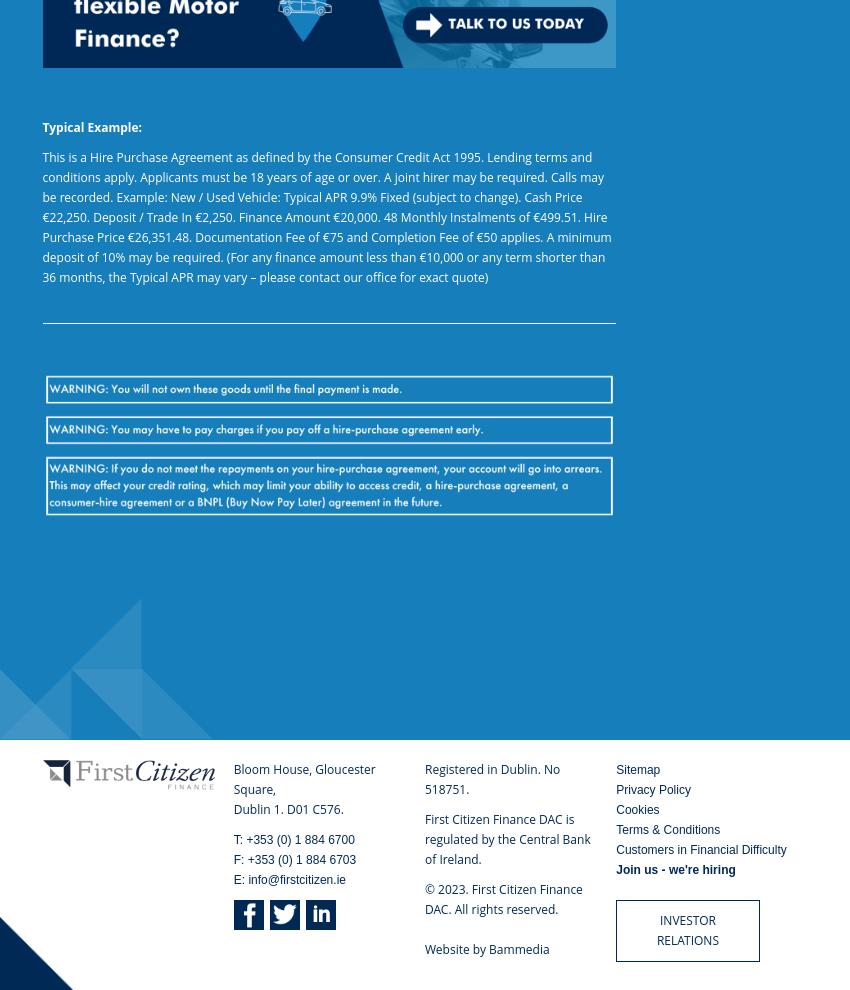 The width and height of the screenshot is (850, 990). I want to click on 'Join us - we're hiring', so click(675, 870).